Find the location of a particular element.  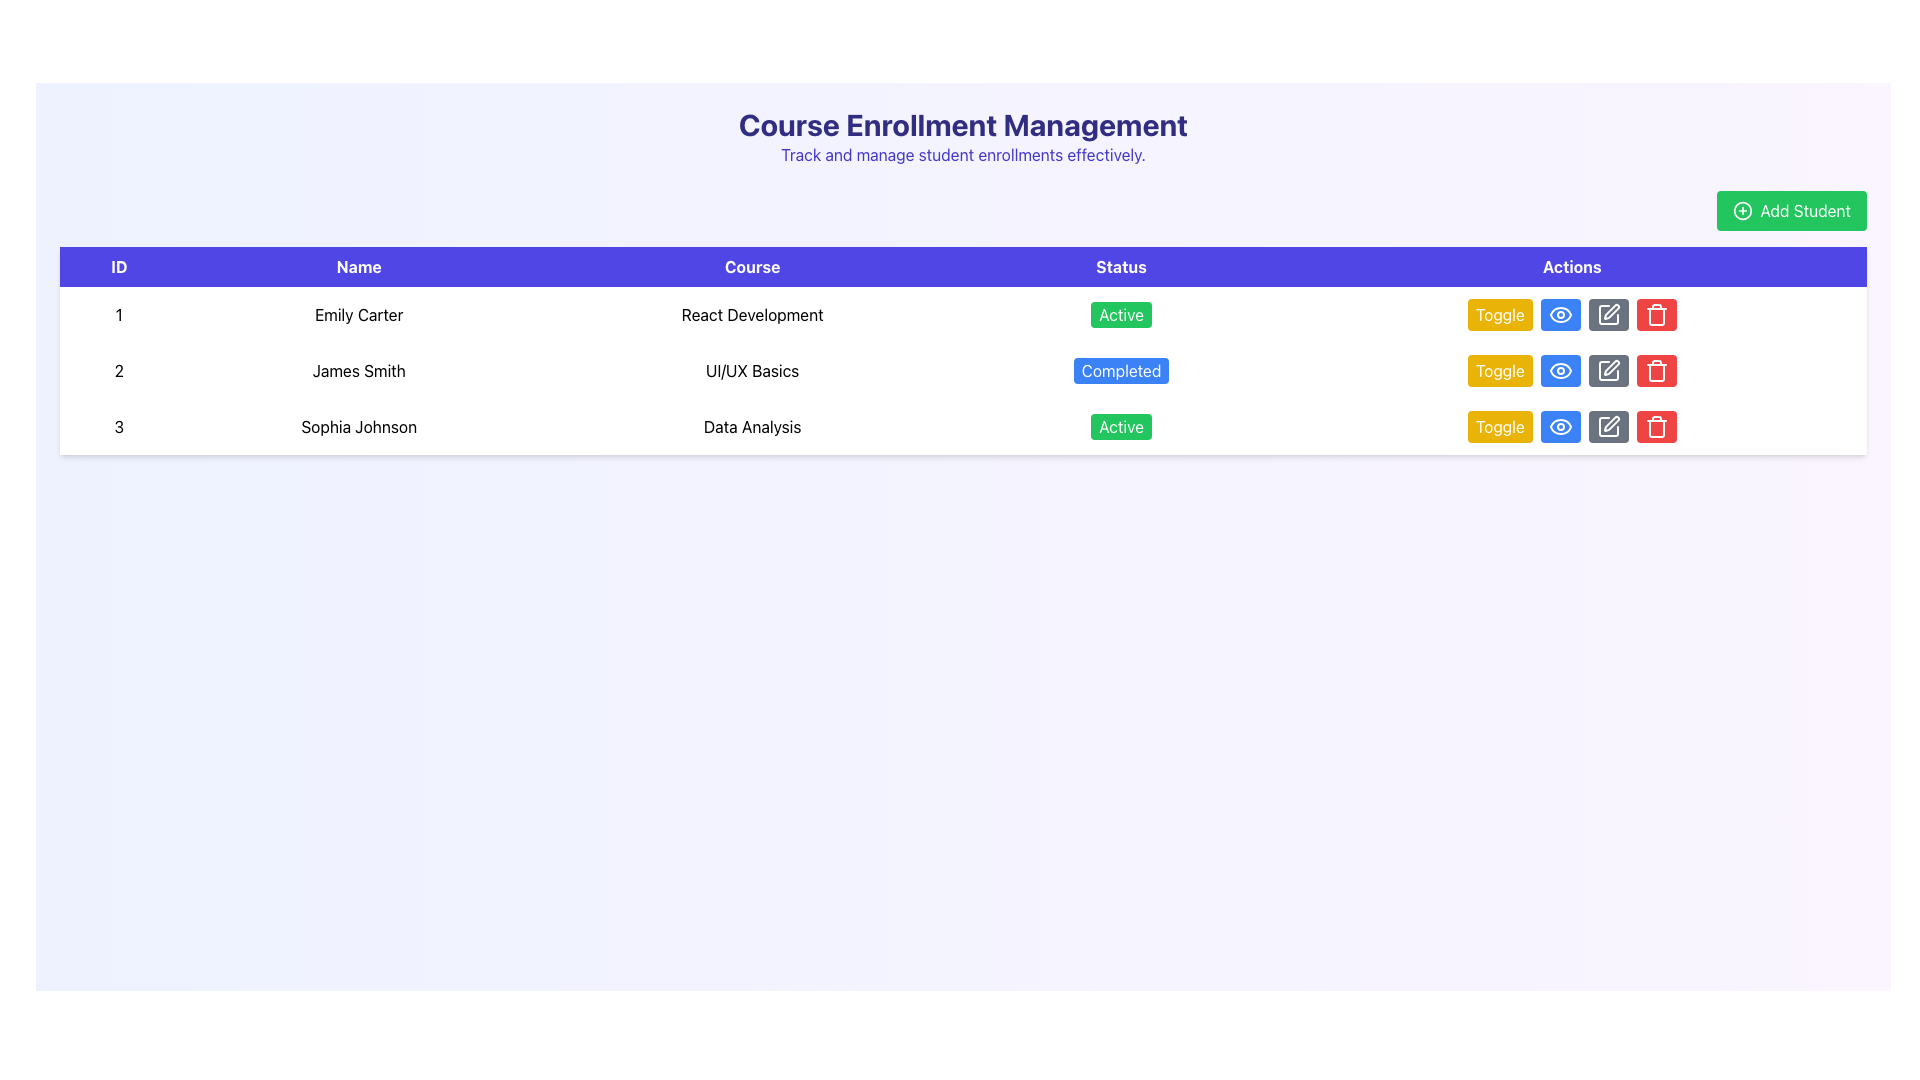

the Header Section containing the title 'Course Enrollment Management' and the subtitle 'Track and manage student enrollments effectively.' is located at coordinates (963, 136).